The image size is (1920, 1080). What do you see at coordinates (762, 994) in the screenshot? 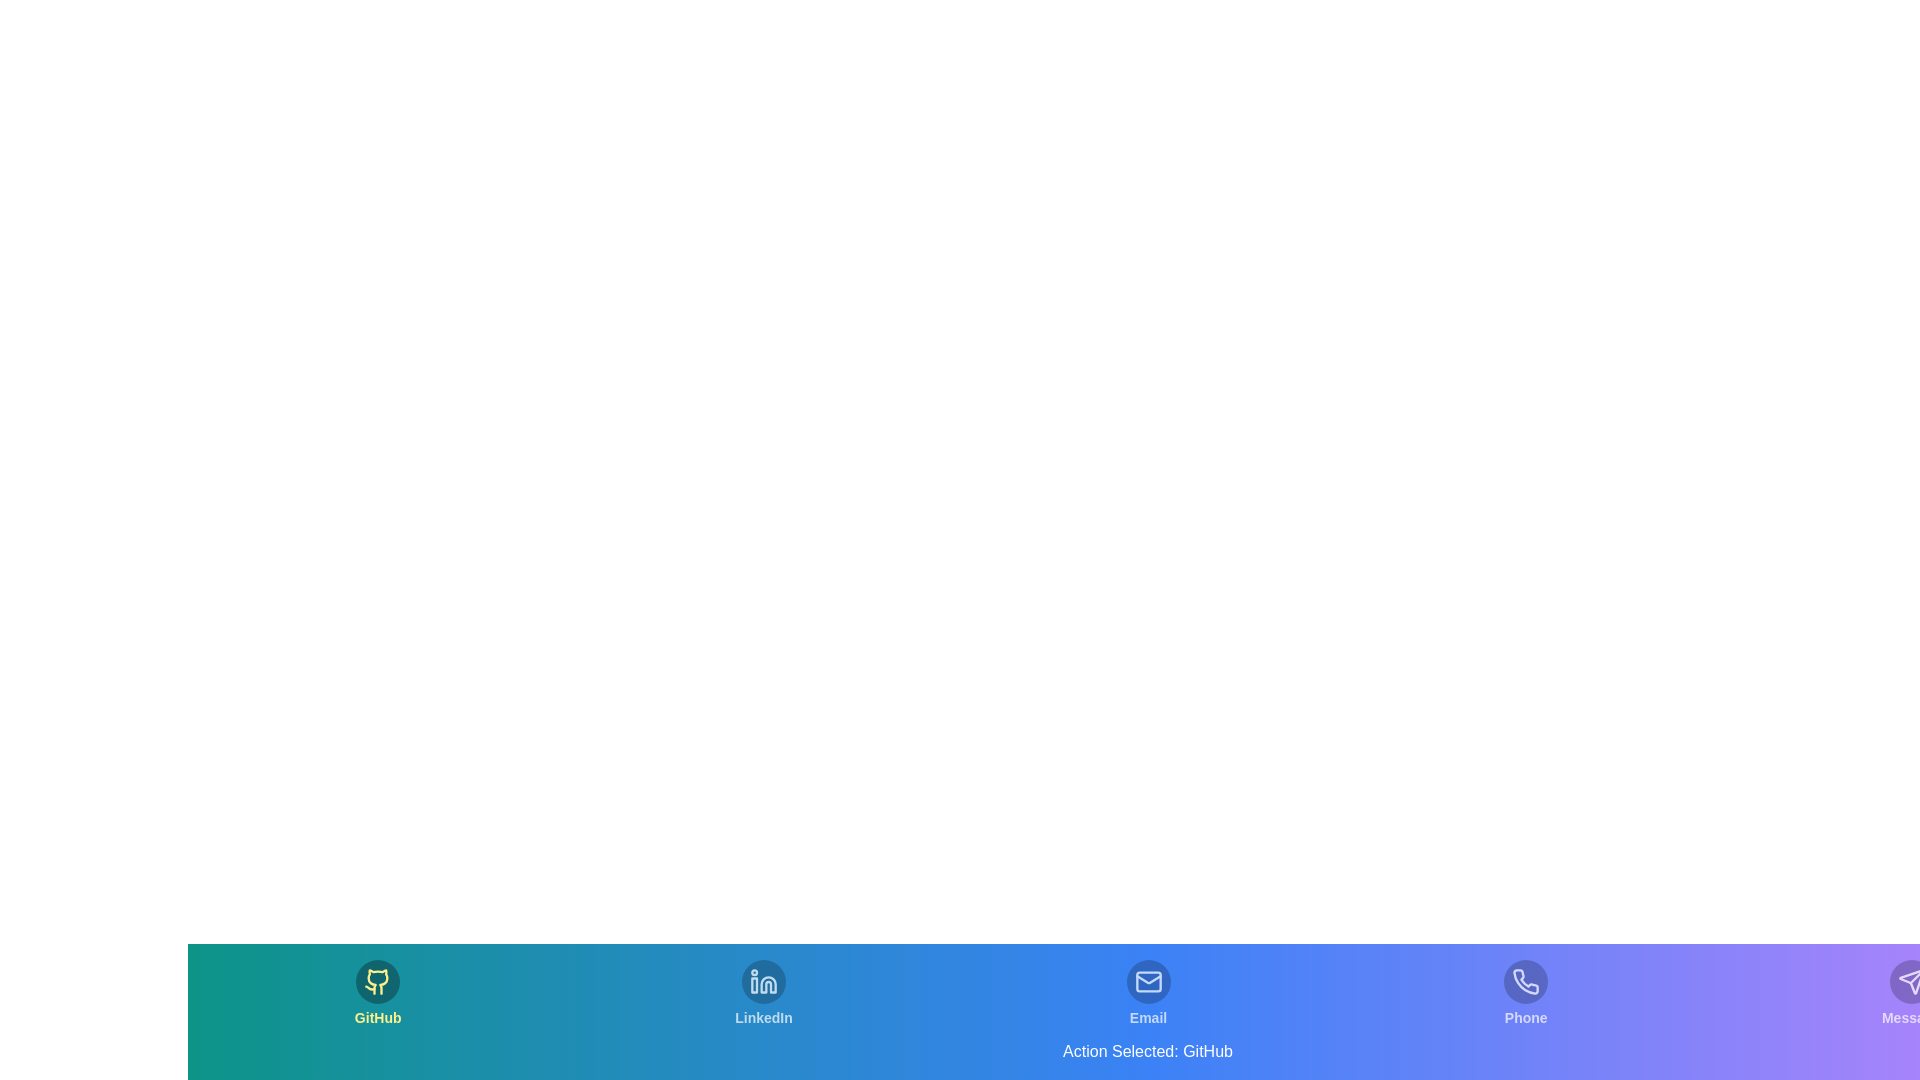
I see `the tab labeled LinkedIn to switch to that section` at bounding box center [762, 994].